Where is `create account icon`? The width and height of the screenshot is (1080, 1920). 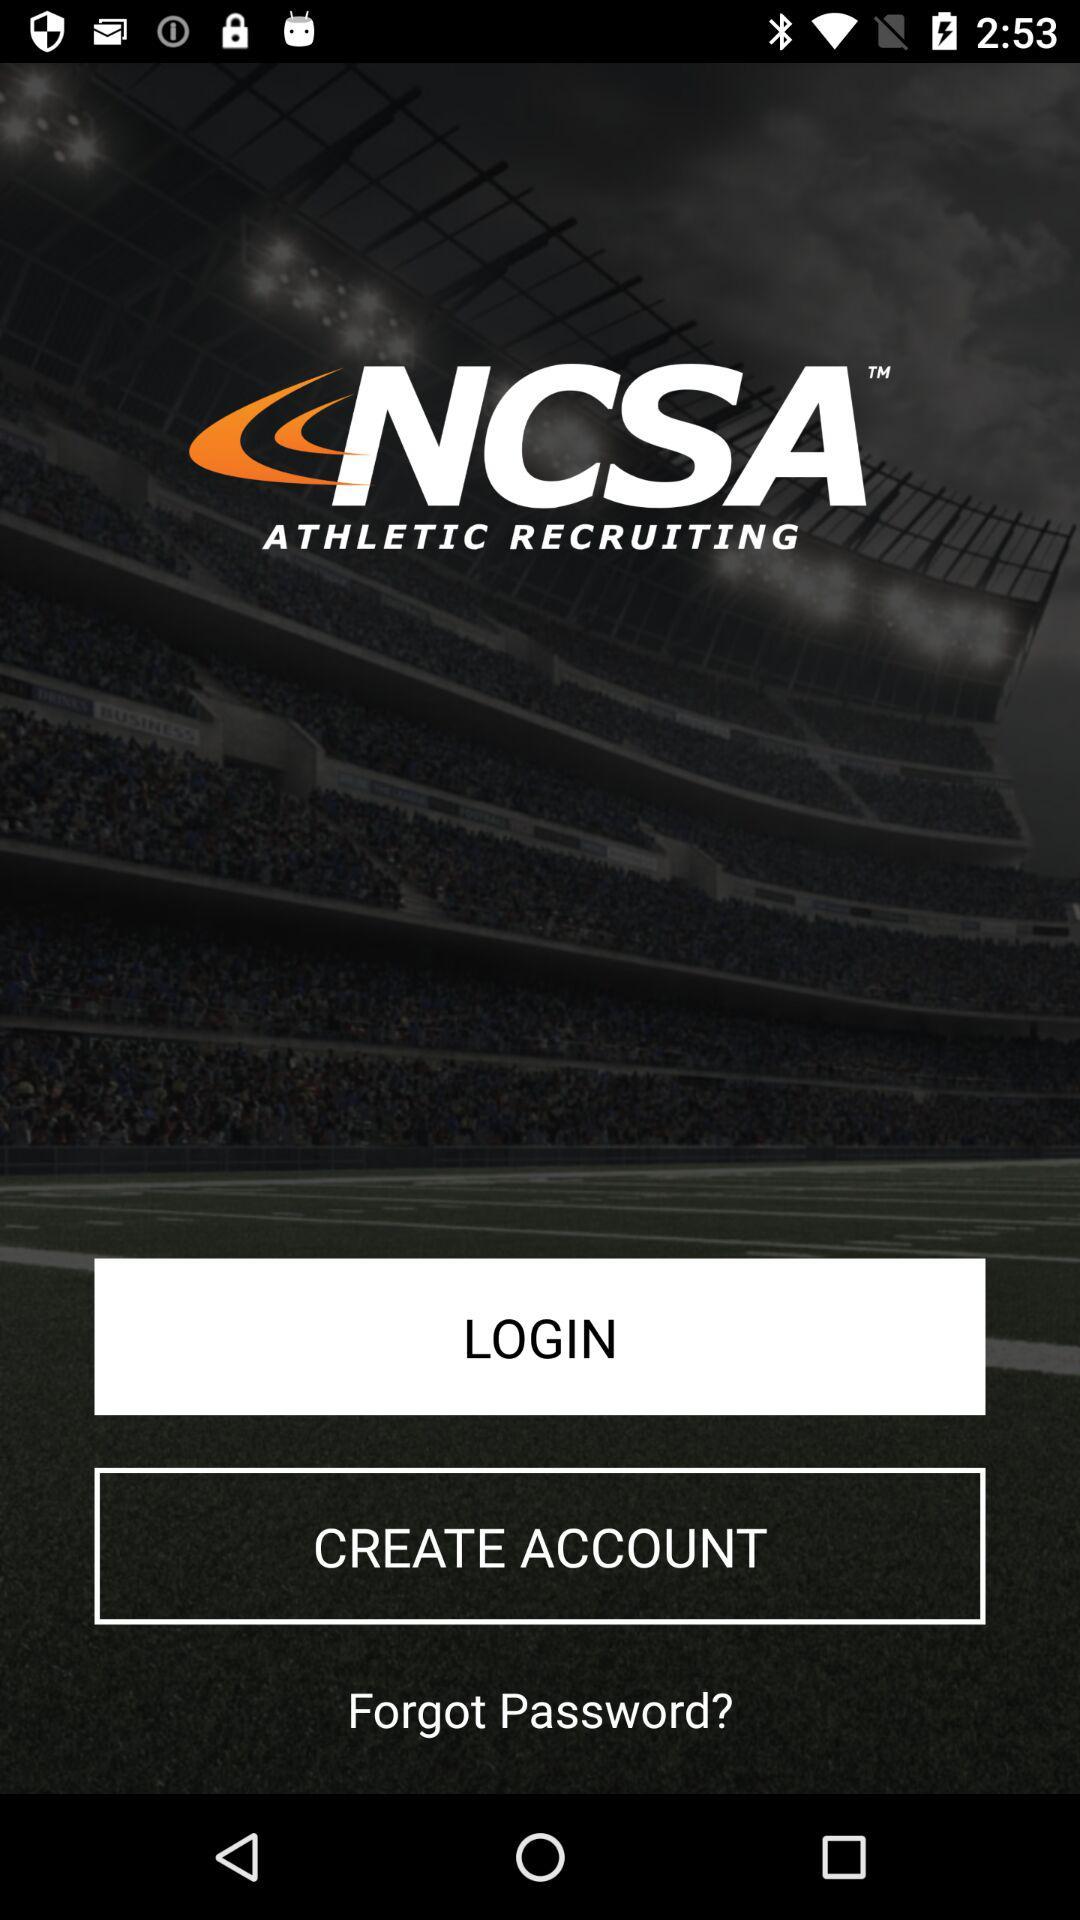 create account icon is located at coordinates (540, 1545).